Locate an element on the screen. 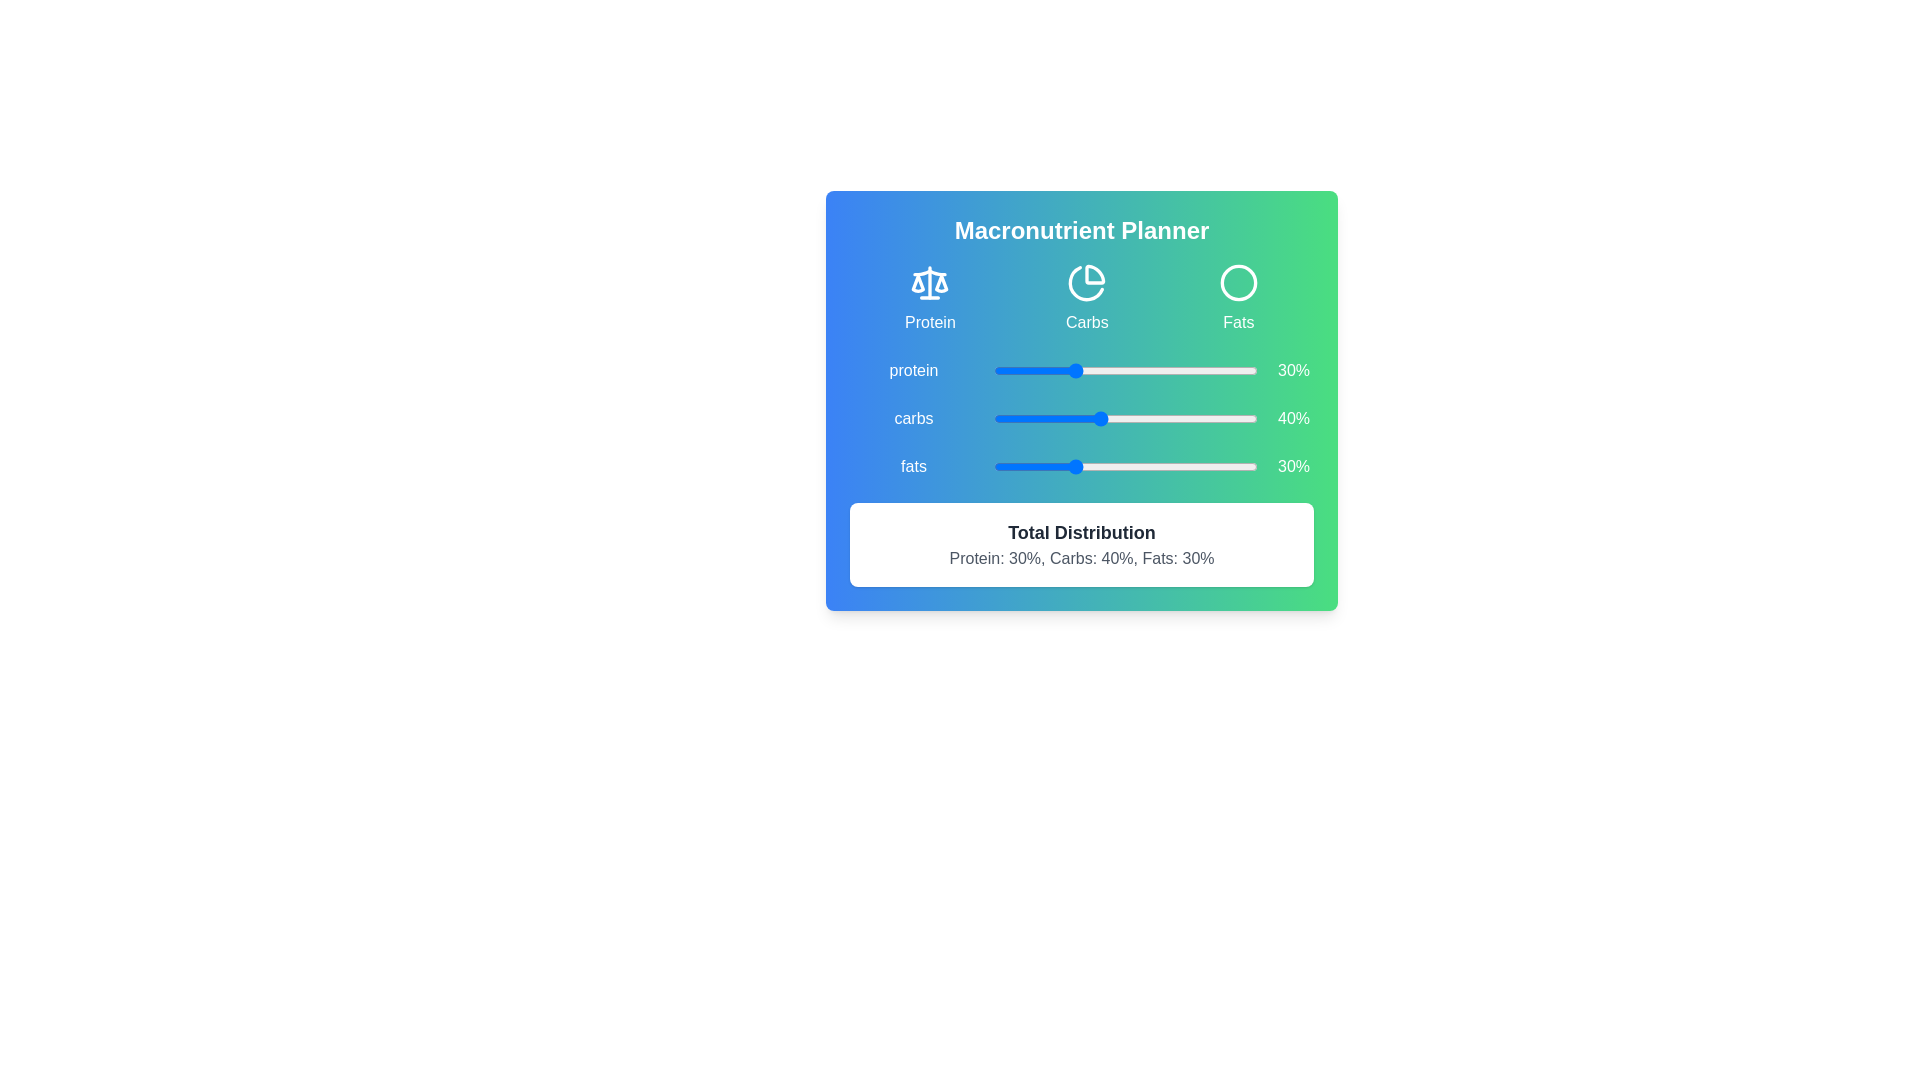 The image size is (1920, 1080). the carbs percentage is located at coordinates (1139, 418).